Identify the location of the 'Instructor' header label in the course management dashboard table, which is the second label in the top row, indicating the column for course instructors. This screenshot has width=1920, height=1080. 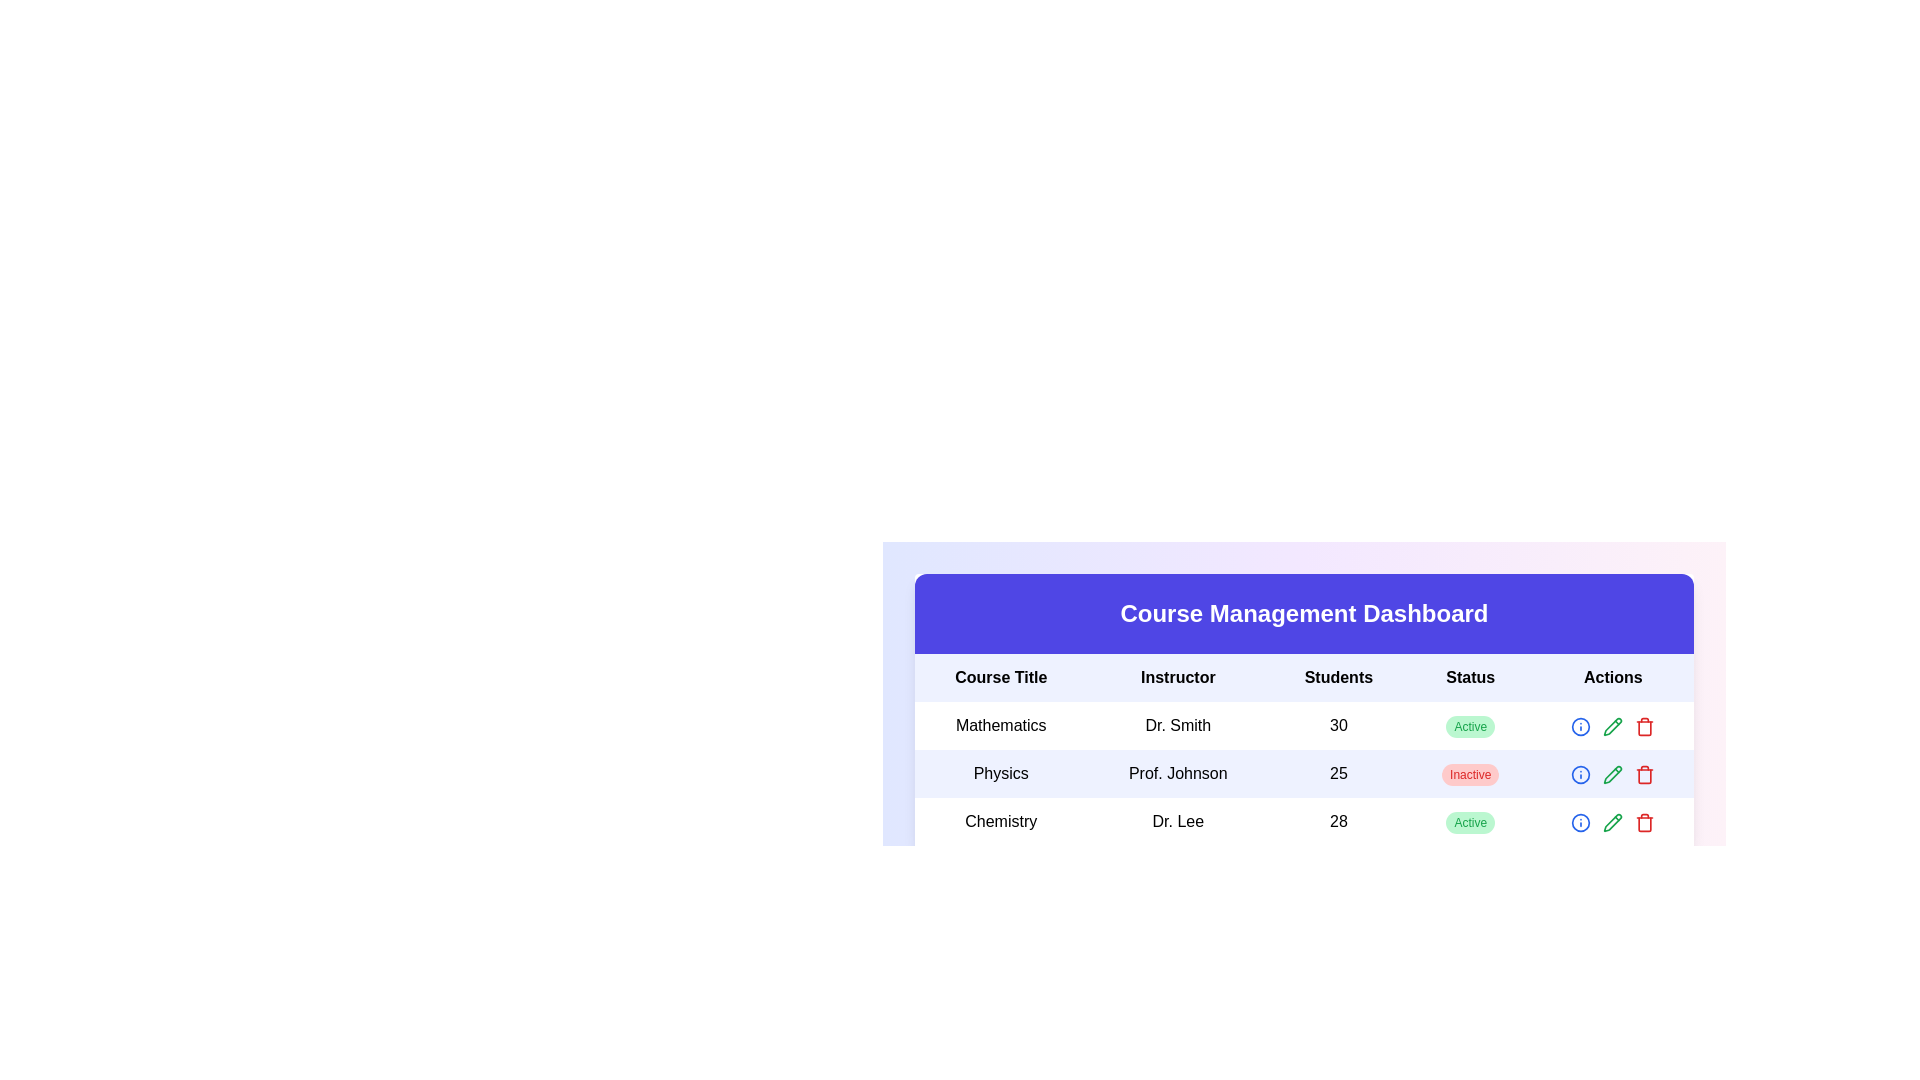
(1178, 677).